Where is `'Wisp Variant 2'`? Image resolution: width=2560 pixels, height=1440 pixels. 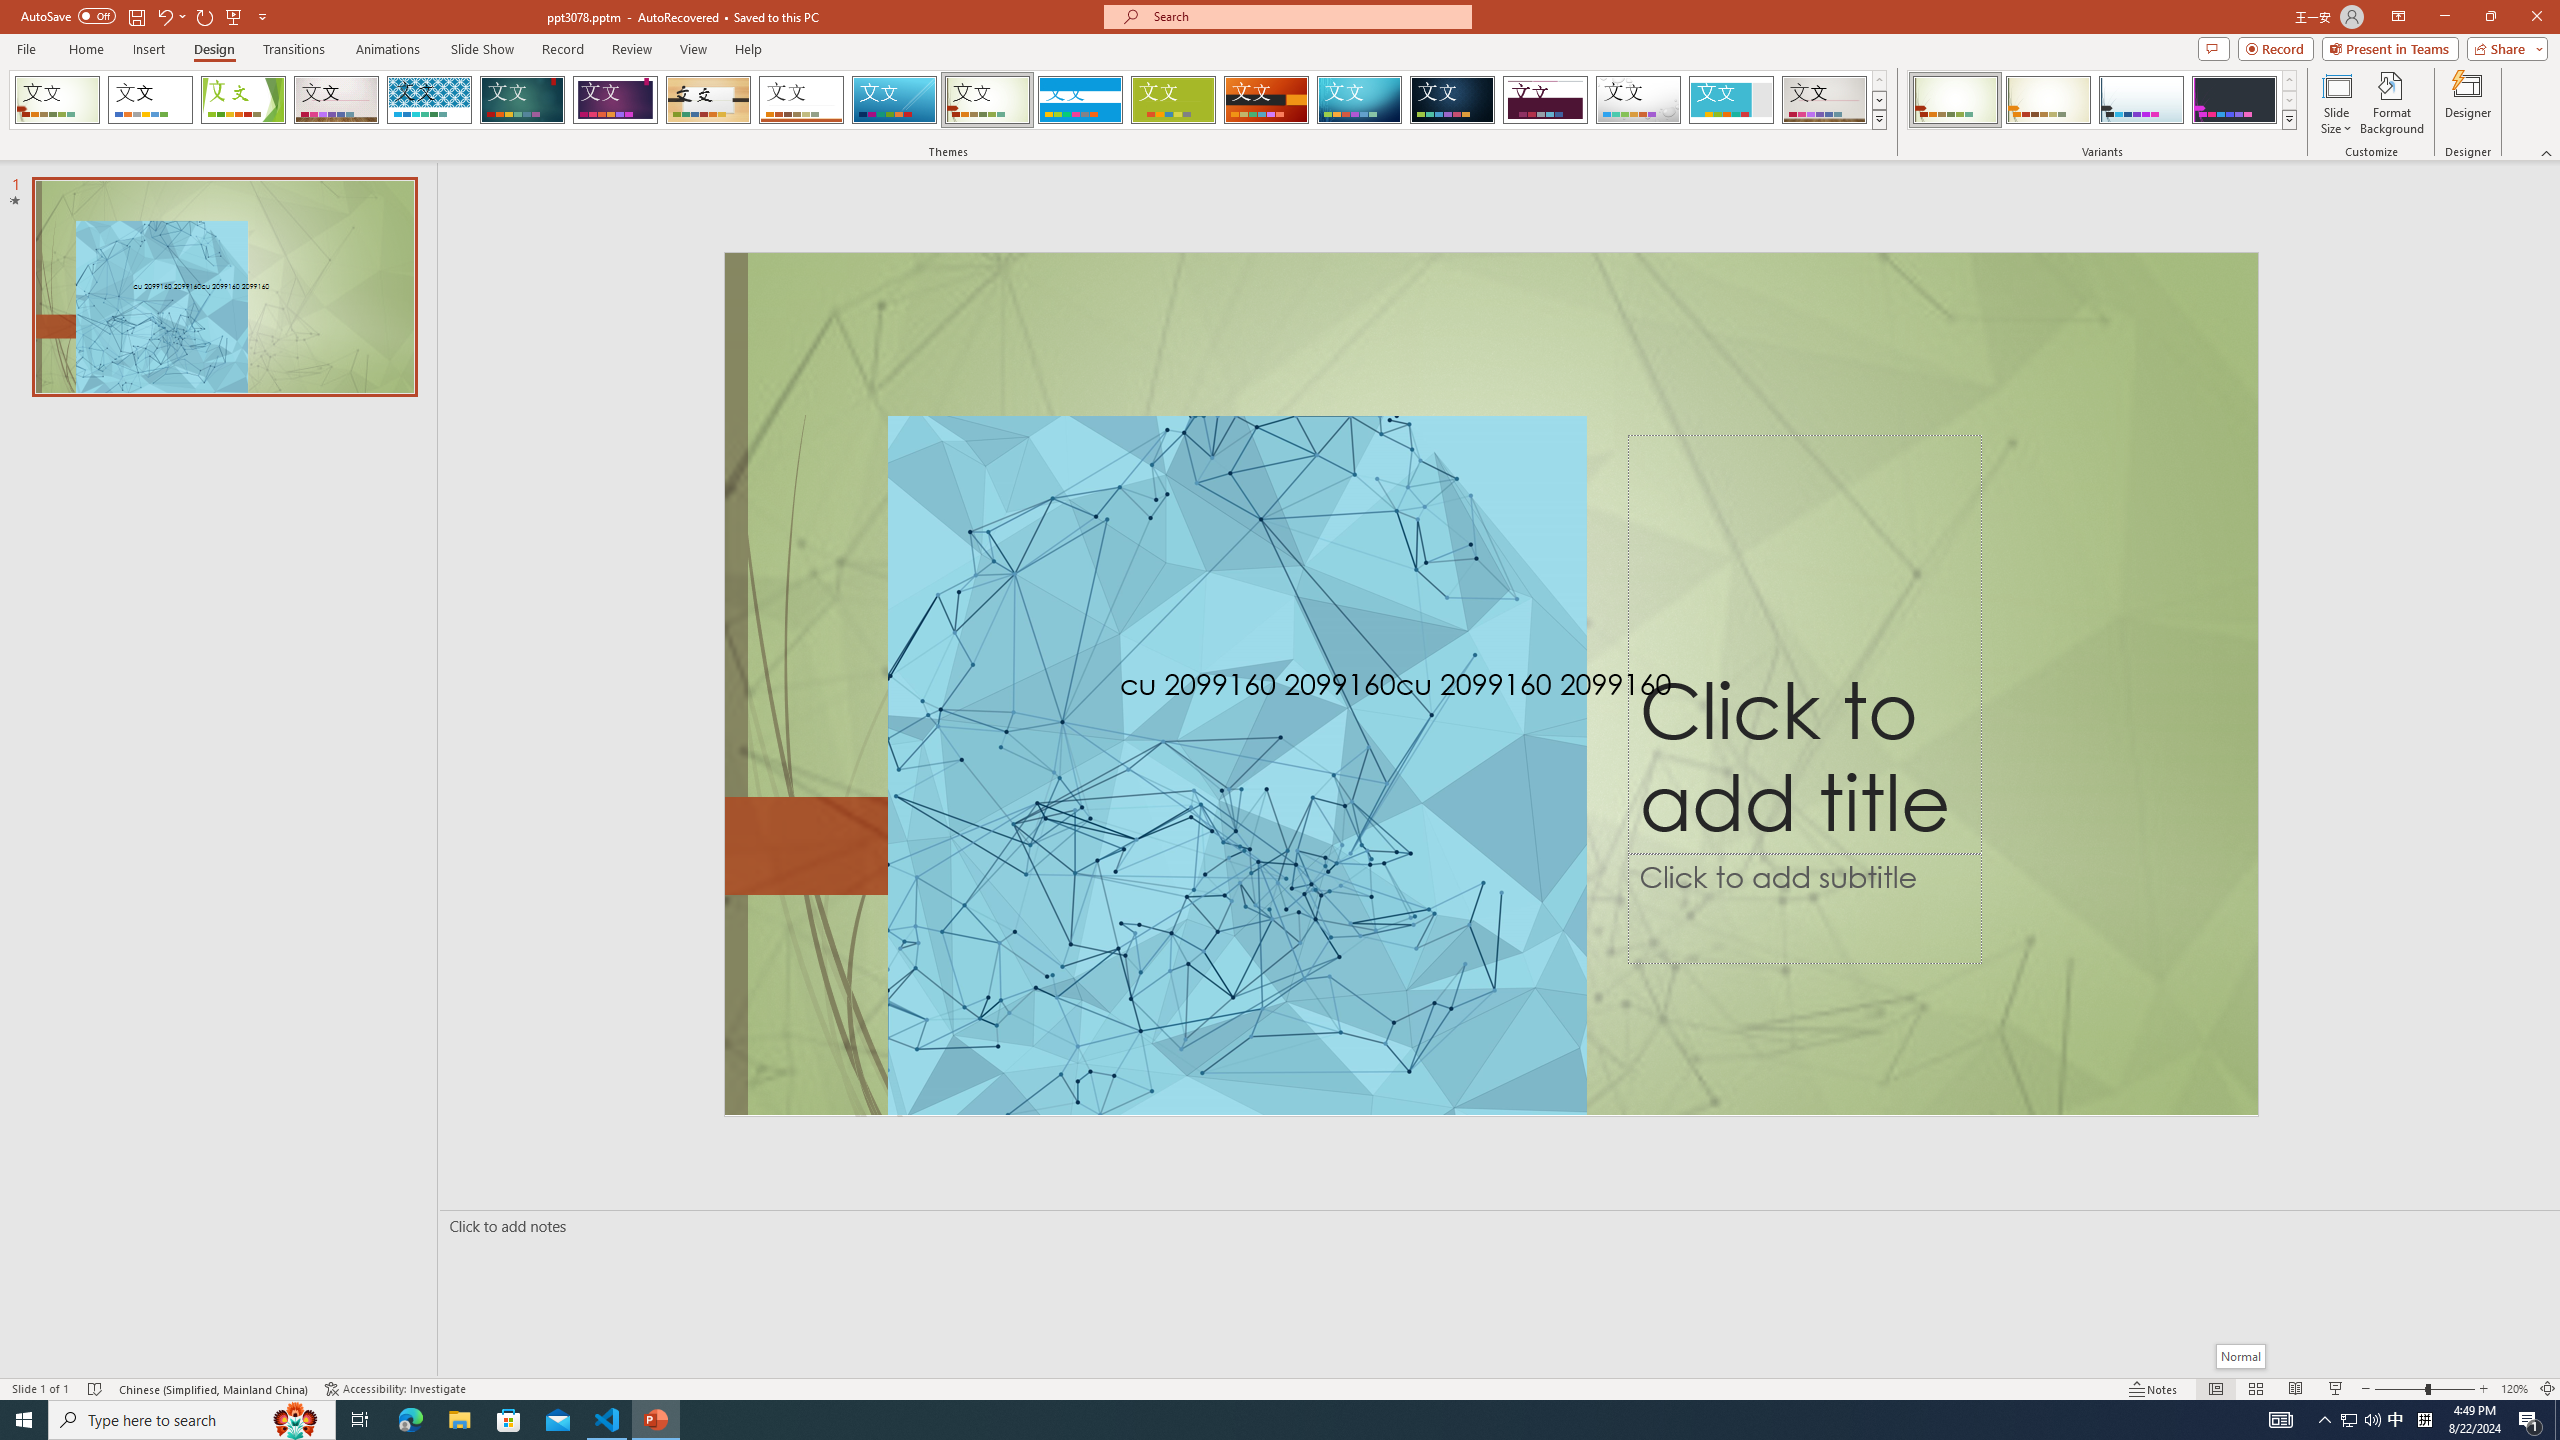
'Wisp Variant 2' is located at coordinates (2047, 99).